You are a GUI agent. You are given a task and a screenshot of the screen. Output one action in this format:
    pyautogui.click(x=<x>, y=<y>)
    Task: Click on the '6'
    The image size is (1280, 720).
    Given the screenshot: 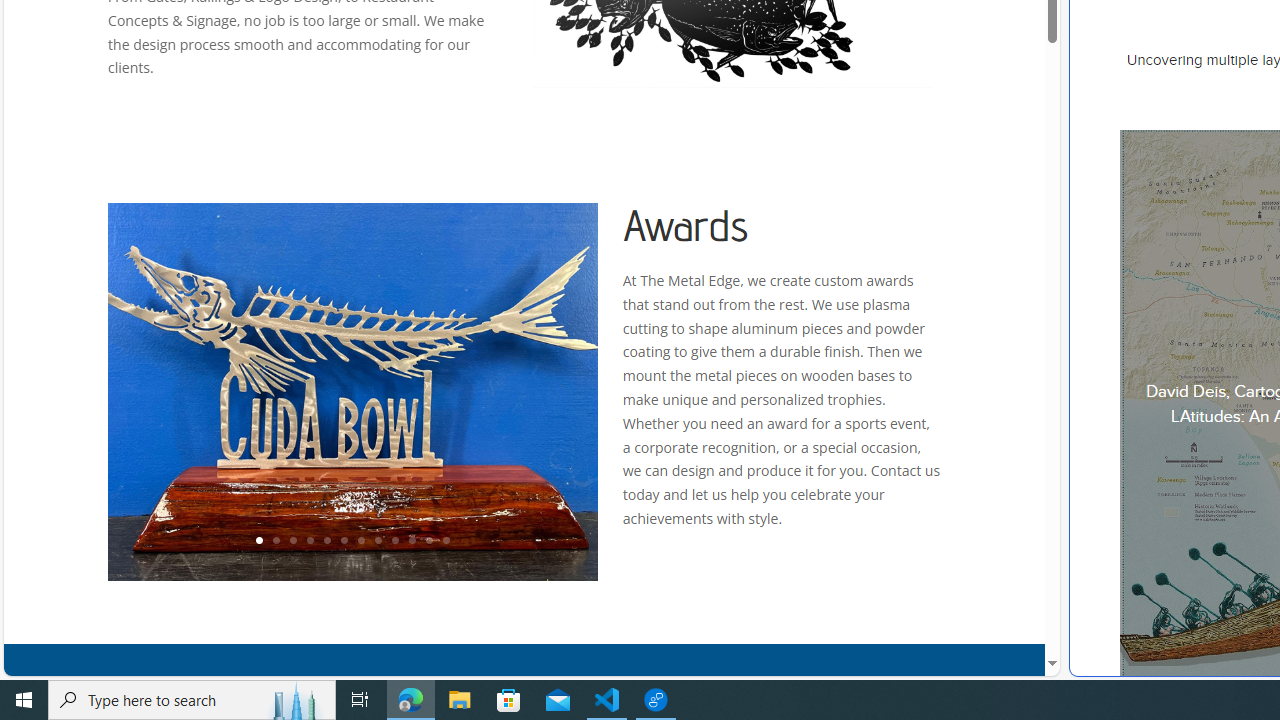 What is the action you would take?
    pyautogui.click(x=344, y=541)
    